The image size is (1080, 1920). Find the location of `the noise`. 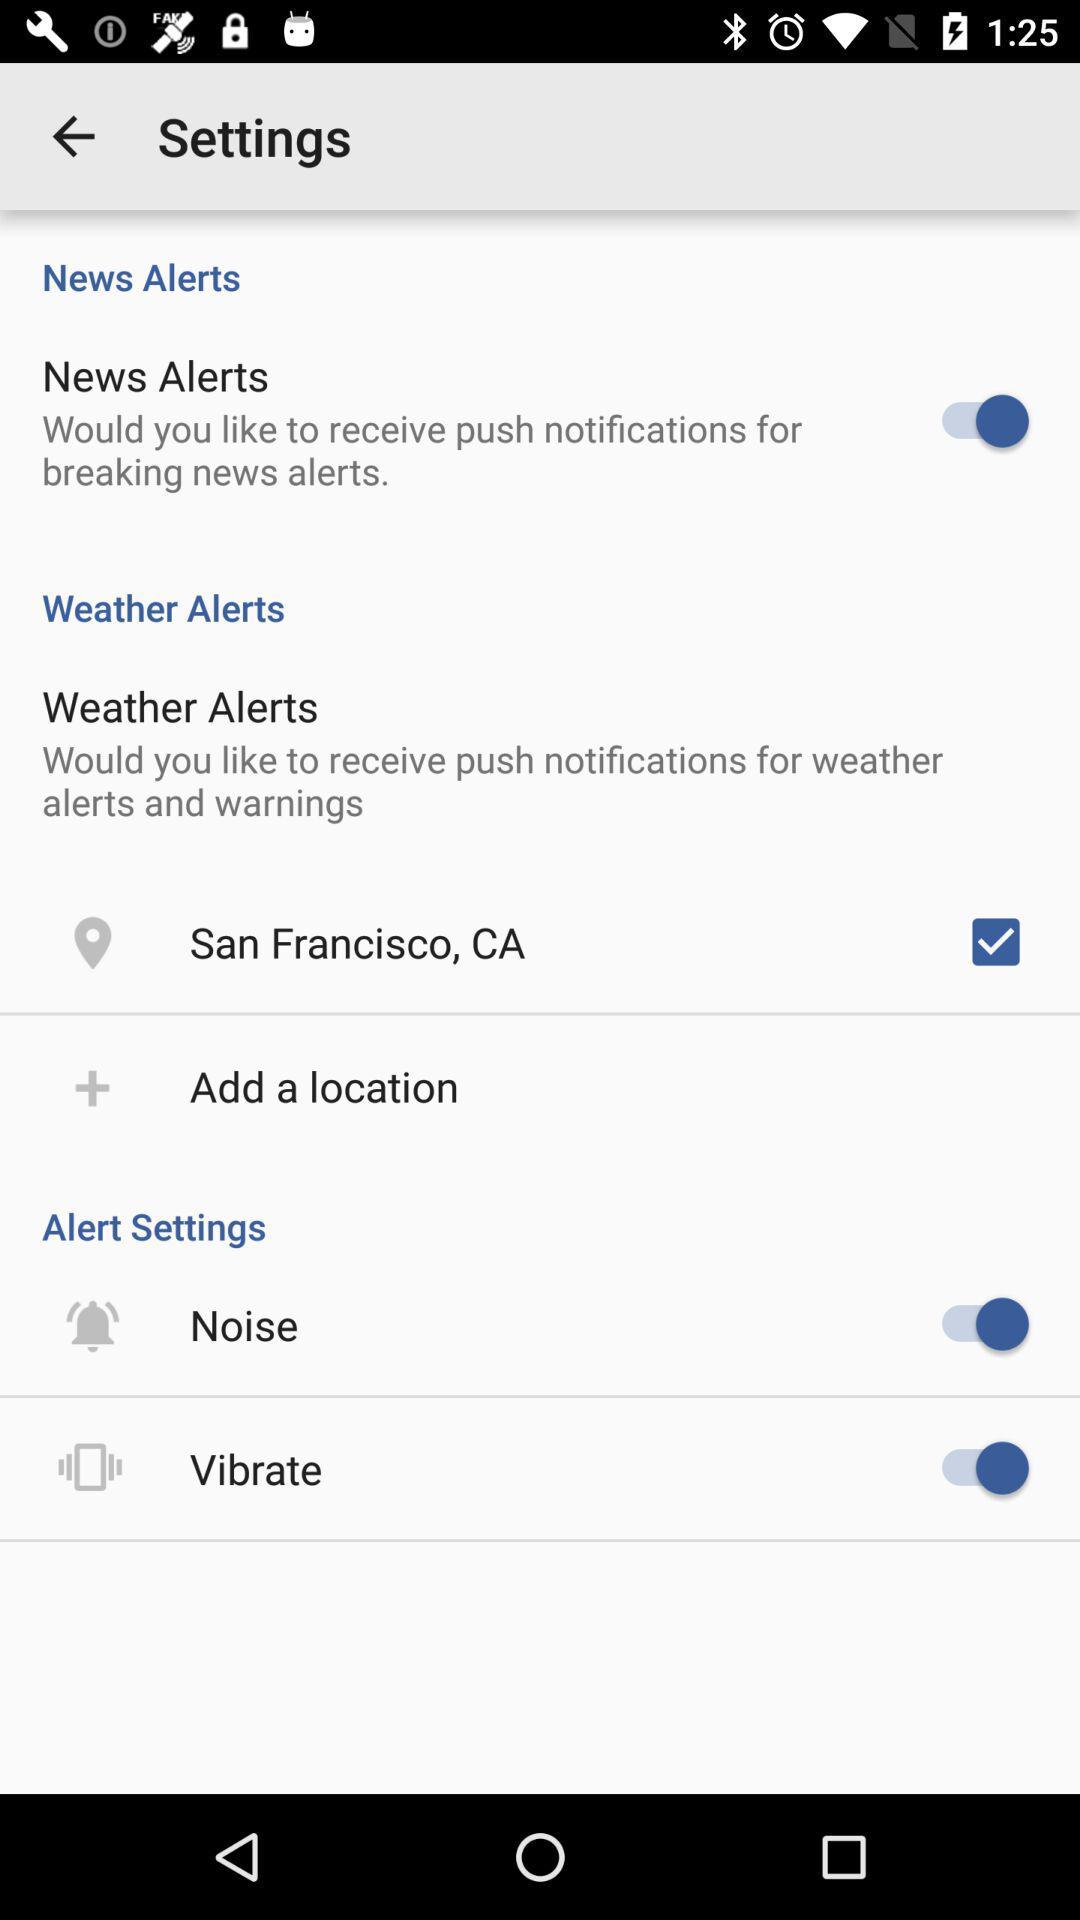

the noise is located at coordinates (243, 1324).